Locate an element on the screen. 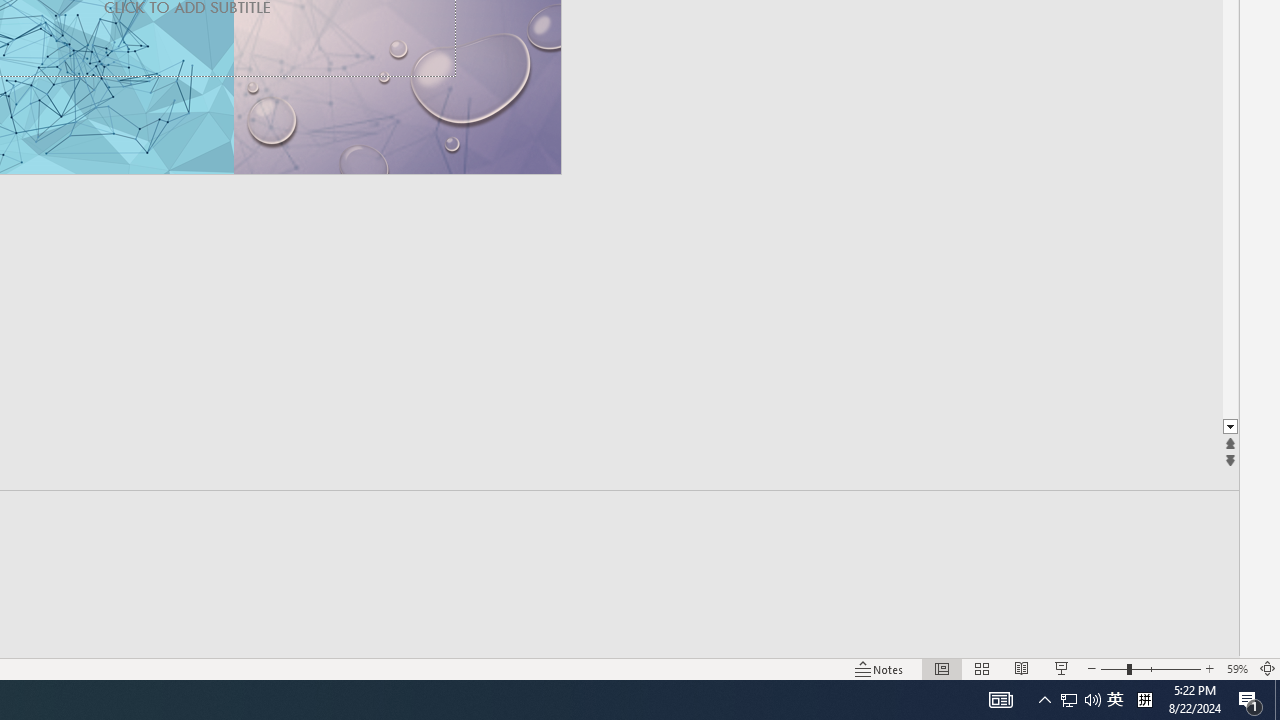 This screenshot has width=1280, height=720. 'Zoom 59%' is located at coordinates (1236, 669).